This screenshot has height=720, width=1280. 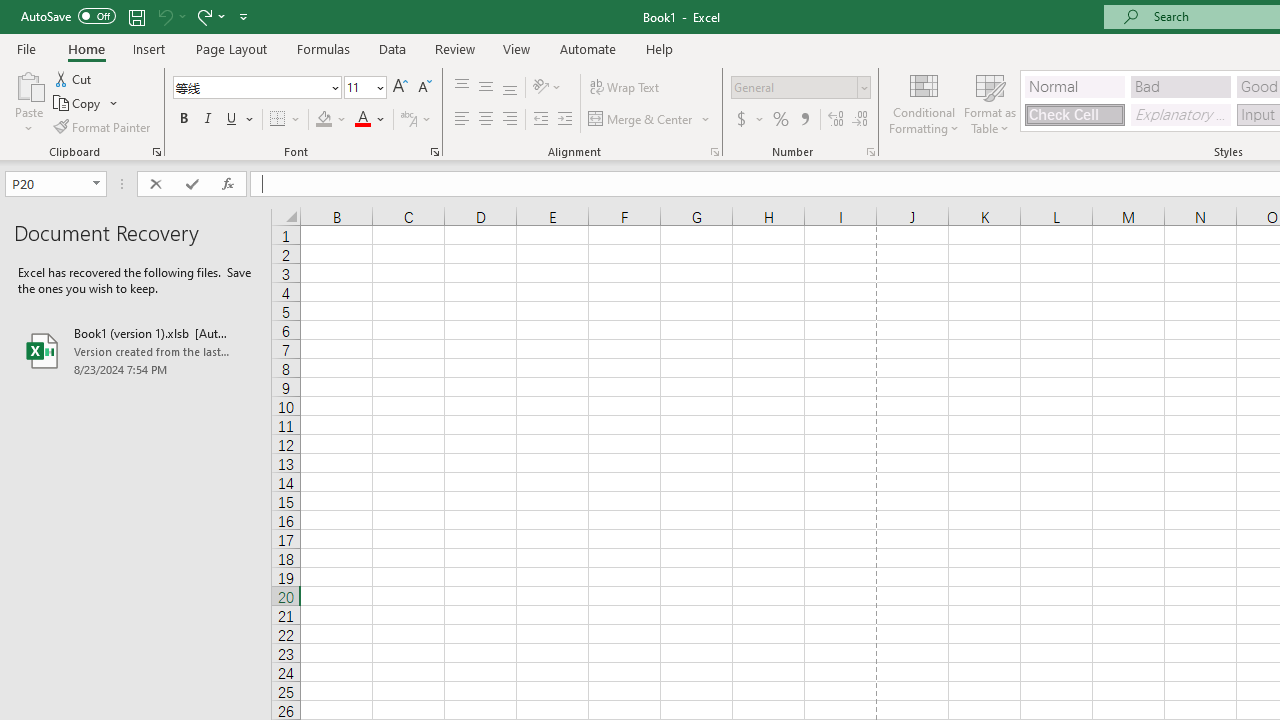 What do you see at coordinates (485, 86) in the screenshot?
I see `'Middle Align'` at bounding box center [485, 86].